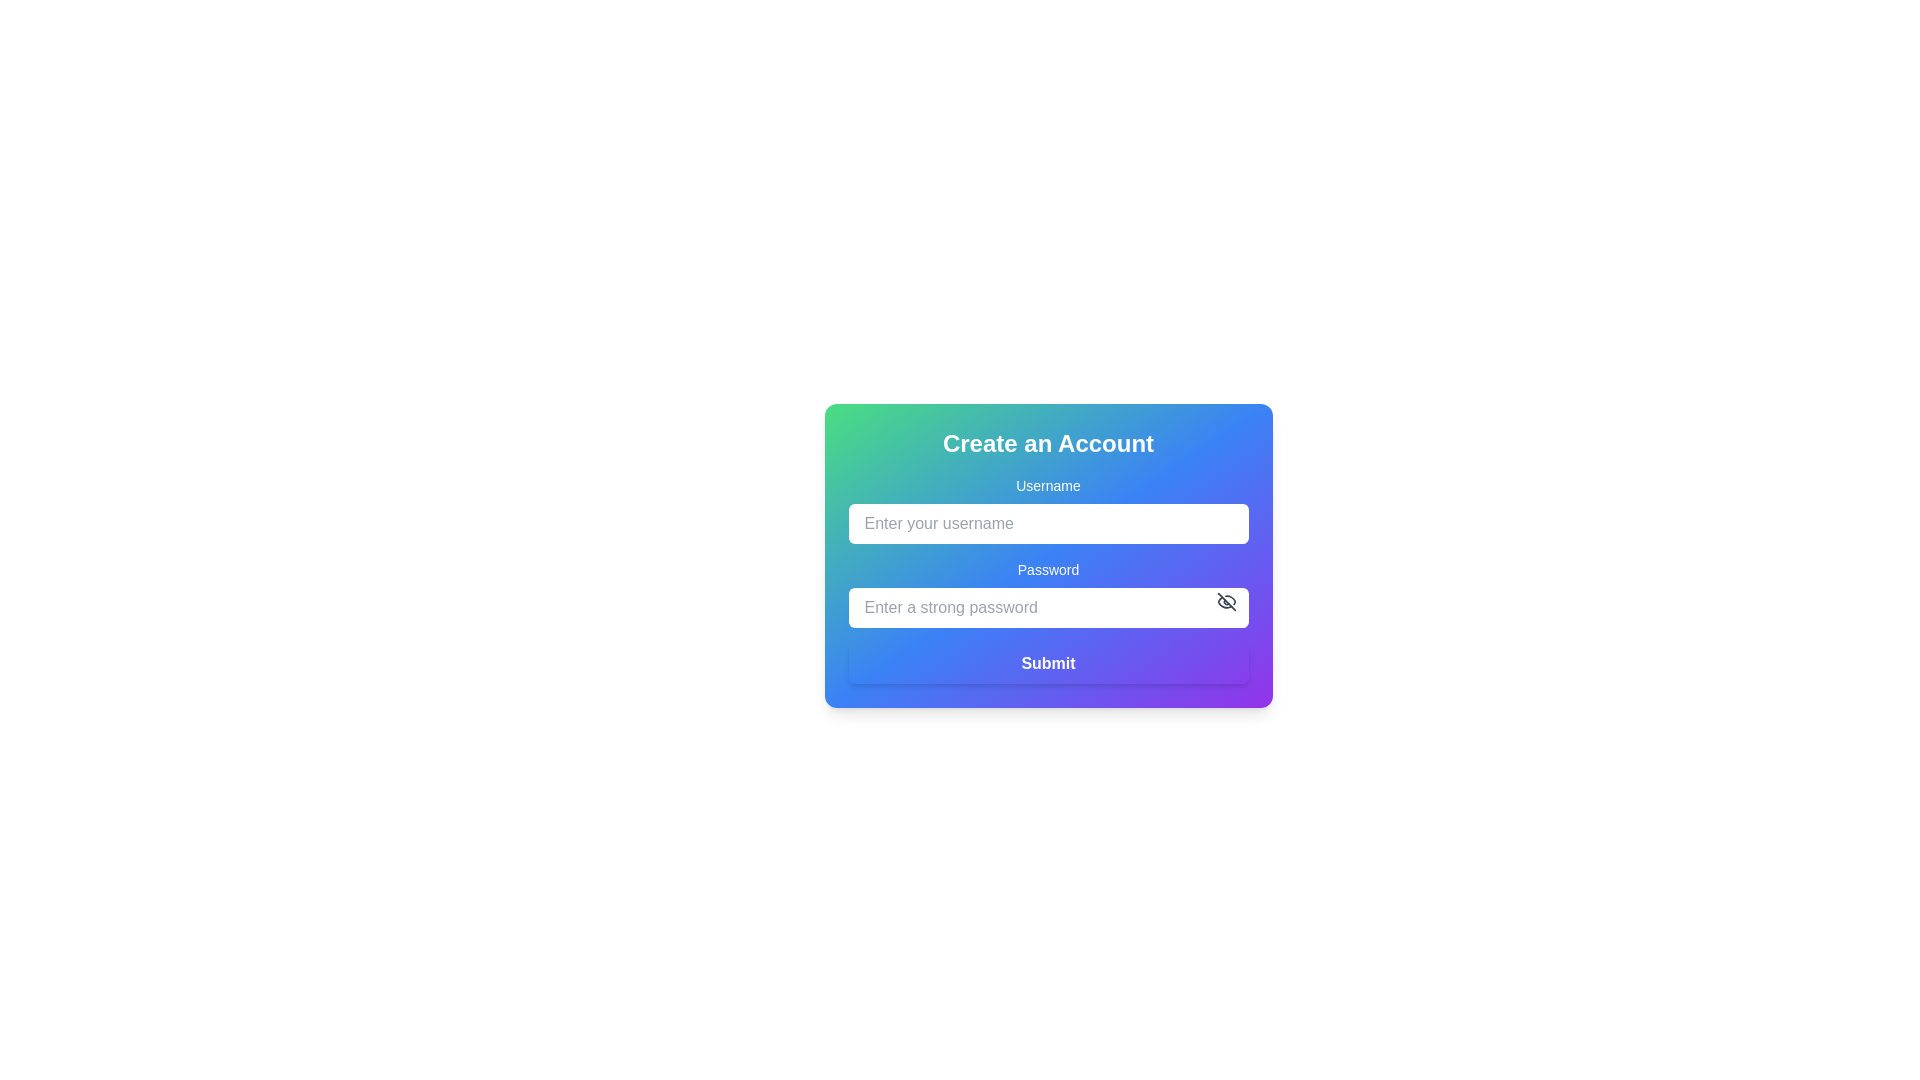 This screenshot has height=1080, width=1920. What do you see at coordinates (1225, 600) in the screenshot?
I see `the slashed-eye icon representing the visibility toggle located on the right side of the password input field` at bounding box center [1225, 600].